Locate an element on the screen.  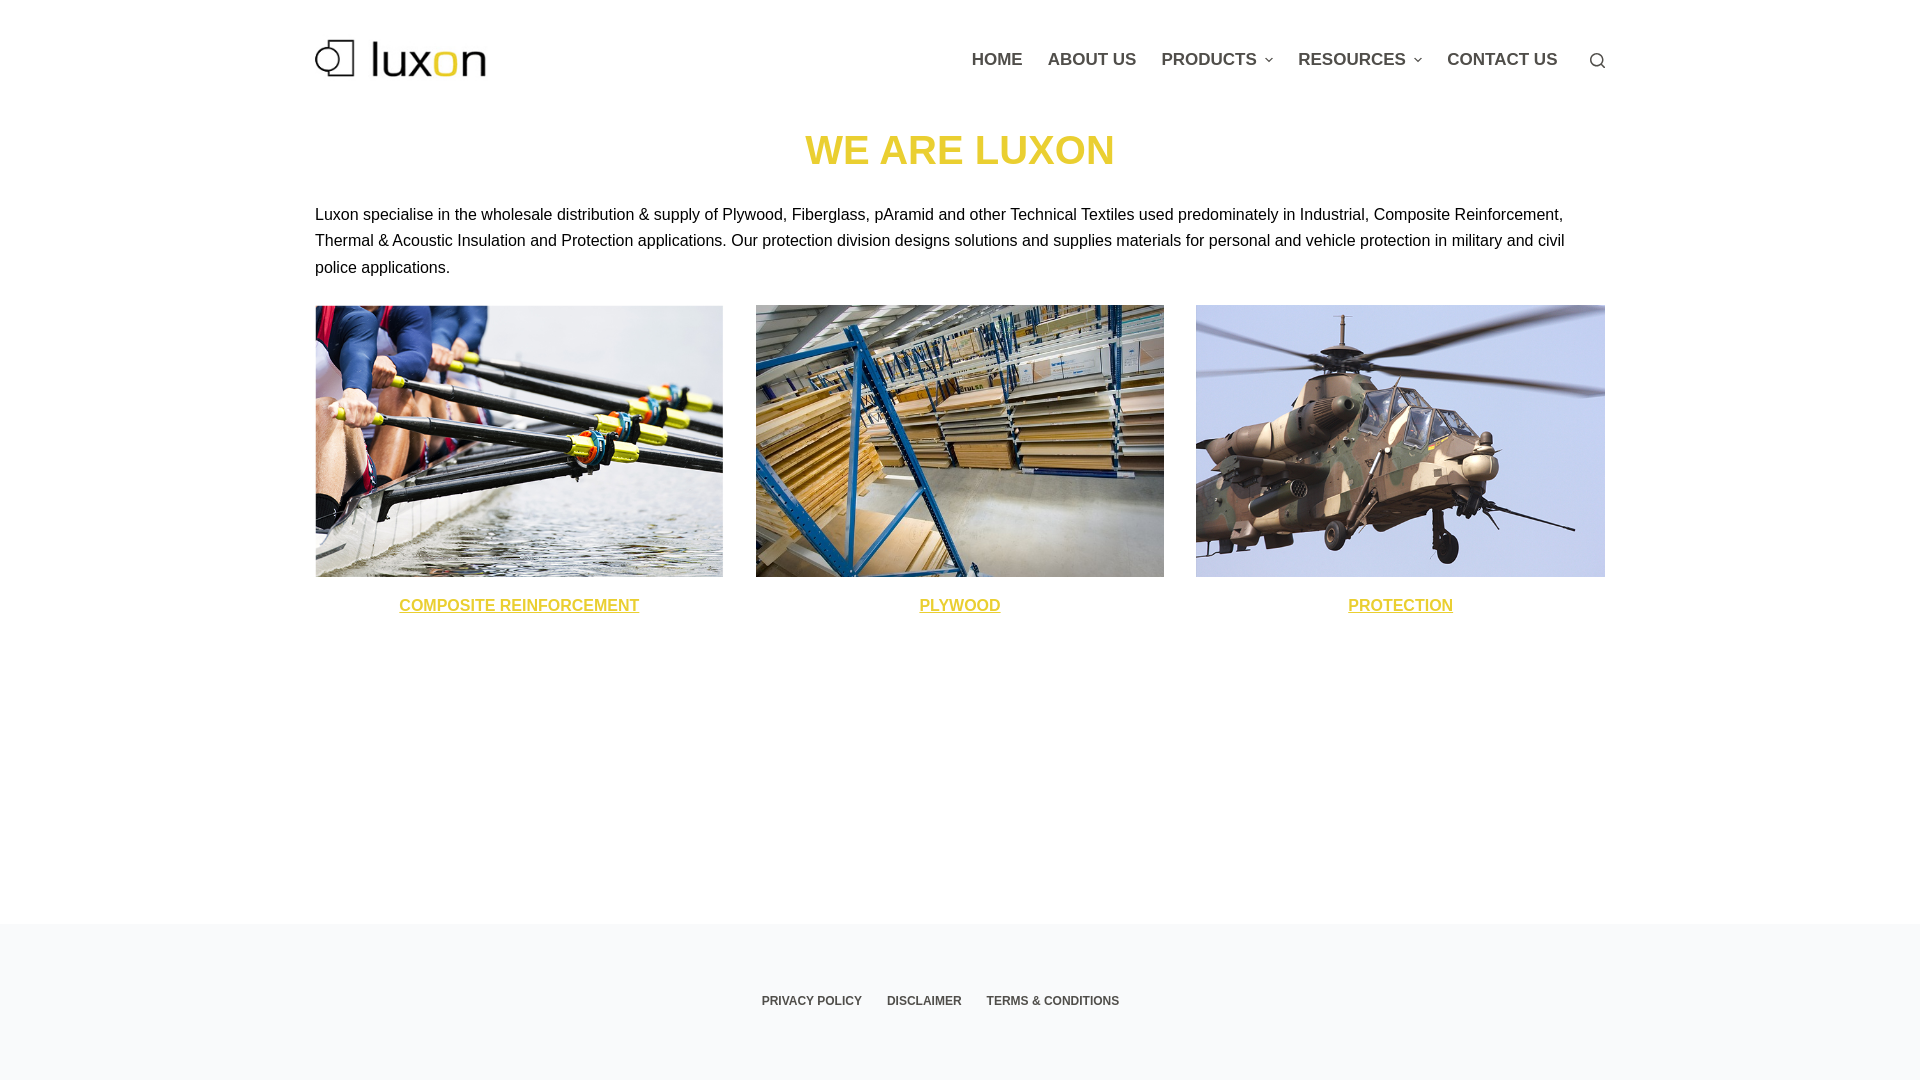
'ABOUT US' is located at coordinates (1090, 59).